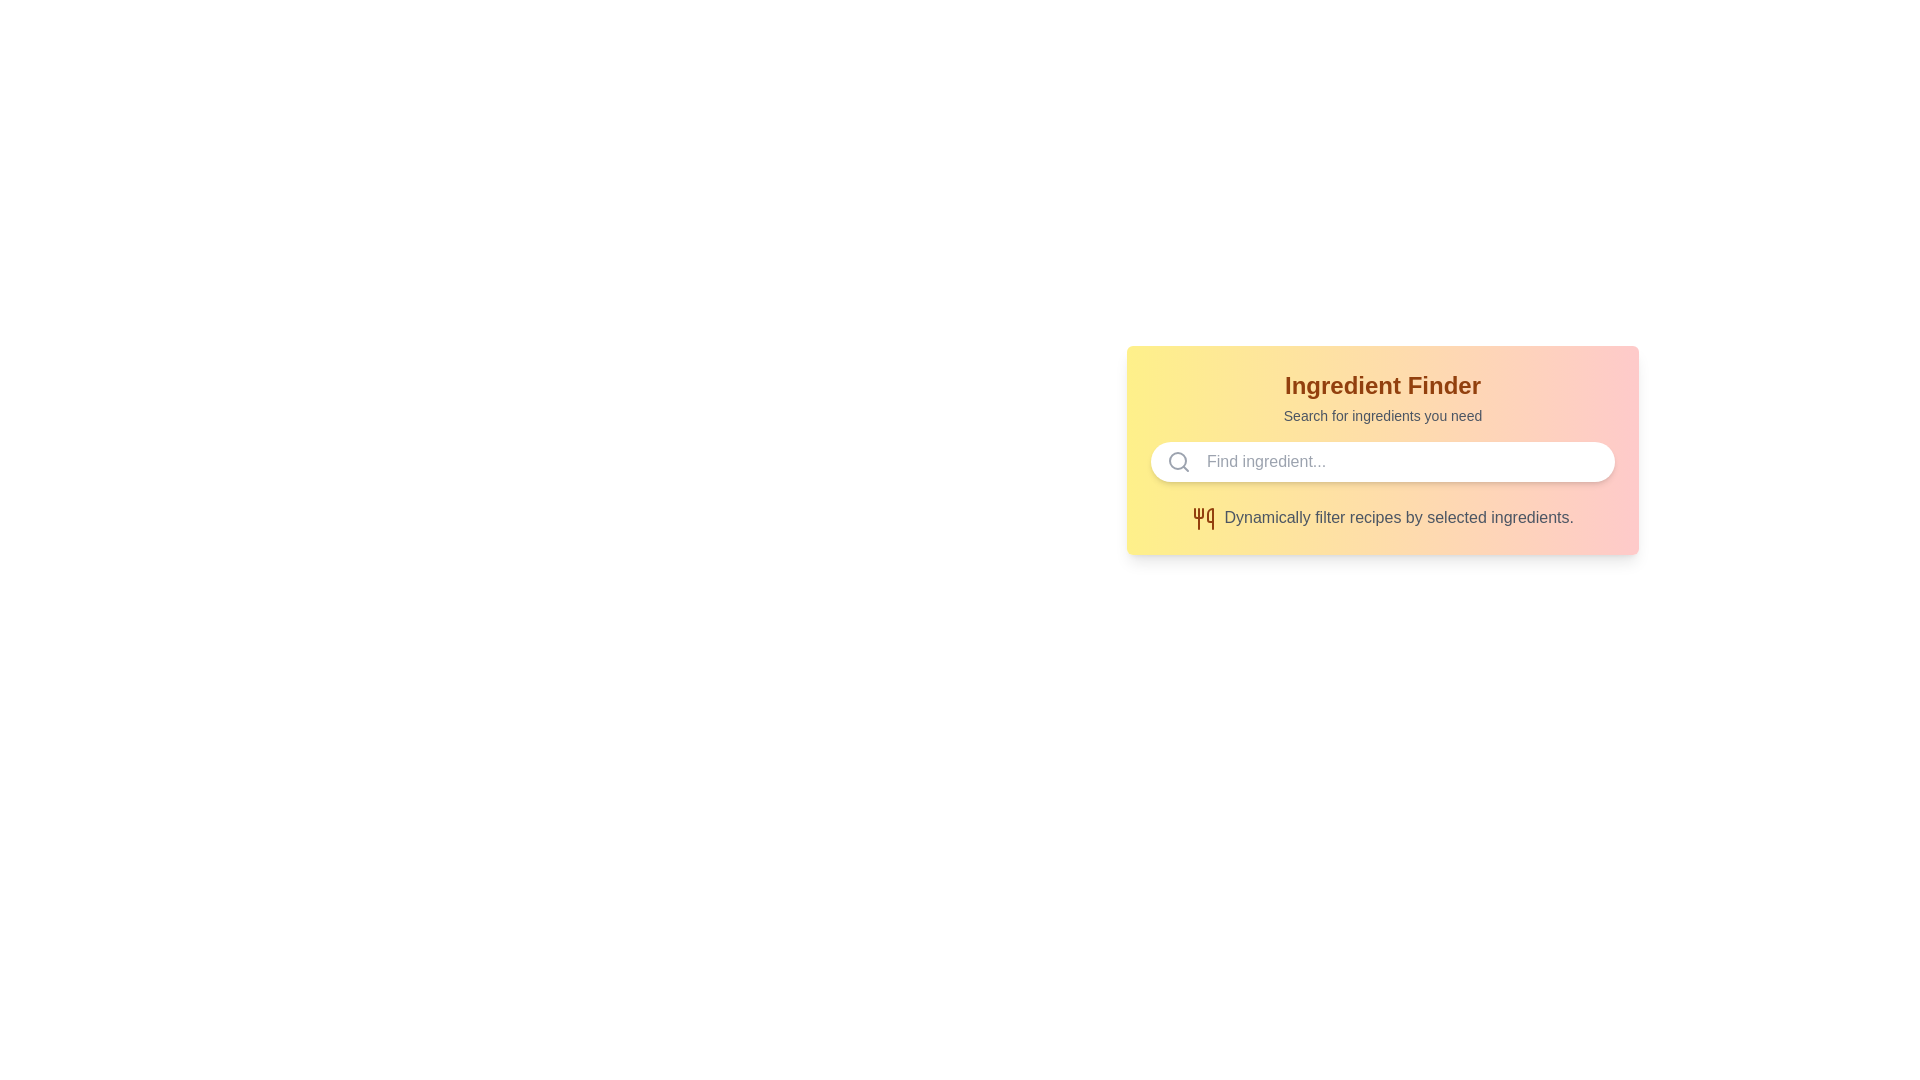 The width and height of the screenshot is (1920, 1080). I want to click on the text label that says 'Search for ingredients you need', which is styled in a small gray font and positioned directly beneath the heading 'Ingredient Finder', so click(1381, 415).